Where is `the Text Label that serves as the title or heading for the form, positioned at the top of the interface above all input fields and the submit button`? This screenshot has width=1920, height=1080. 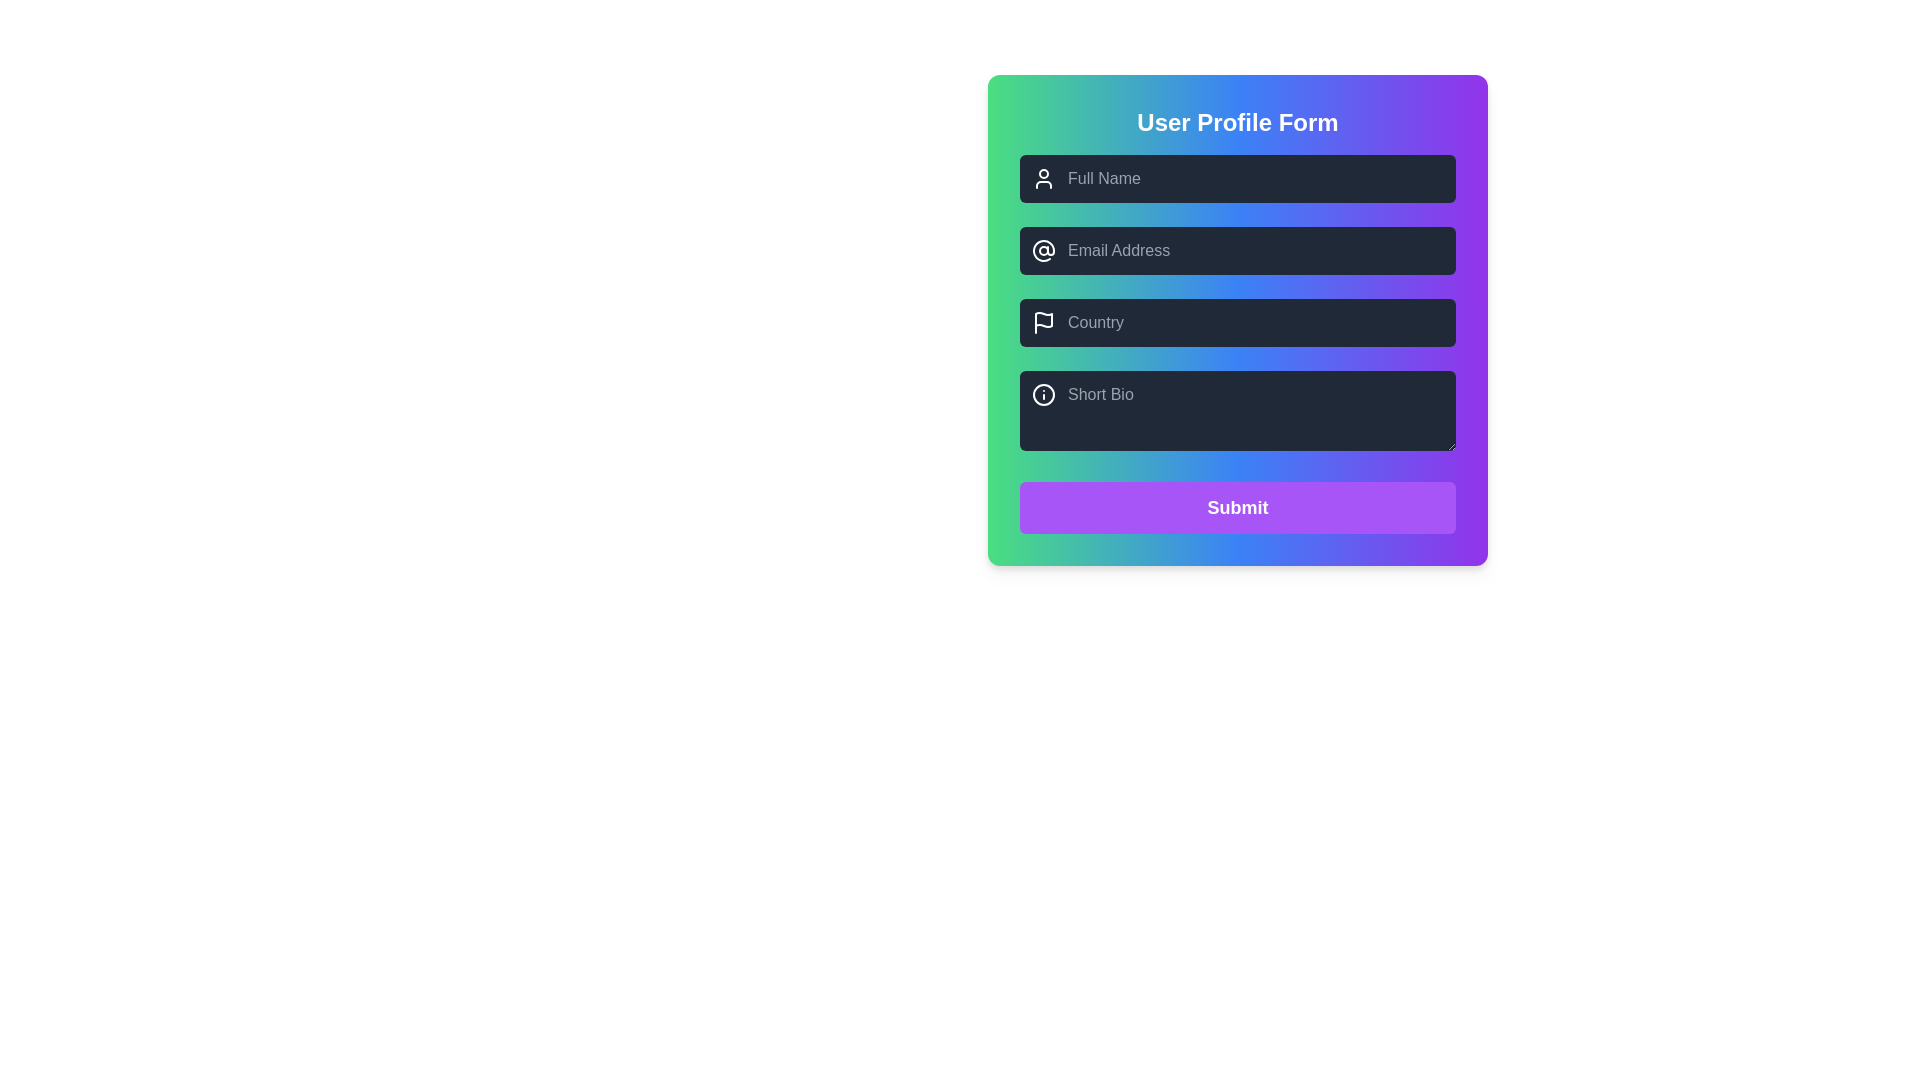
the Text Label that serves as the title or heading for the form, positioned at the top of the interface above all input fields and the submit button is located at coordinates (1237, 123).